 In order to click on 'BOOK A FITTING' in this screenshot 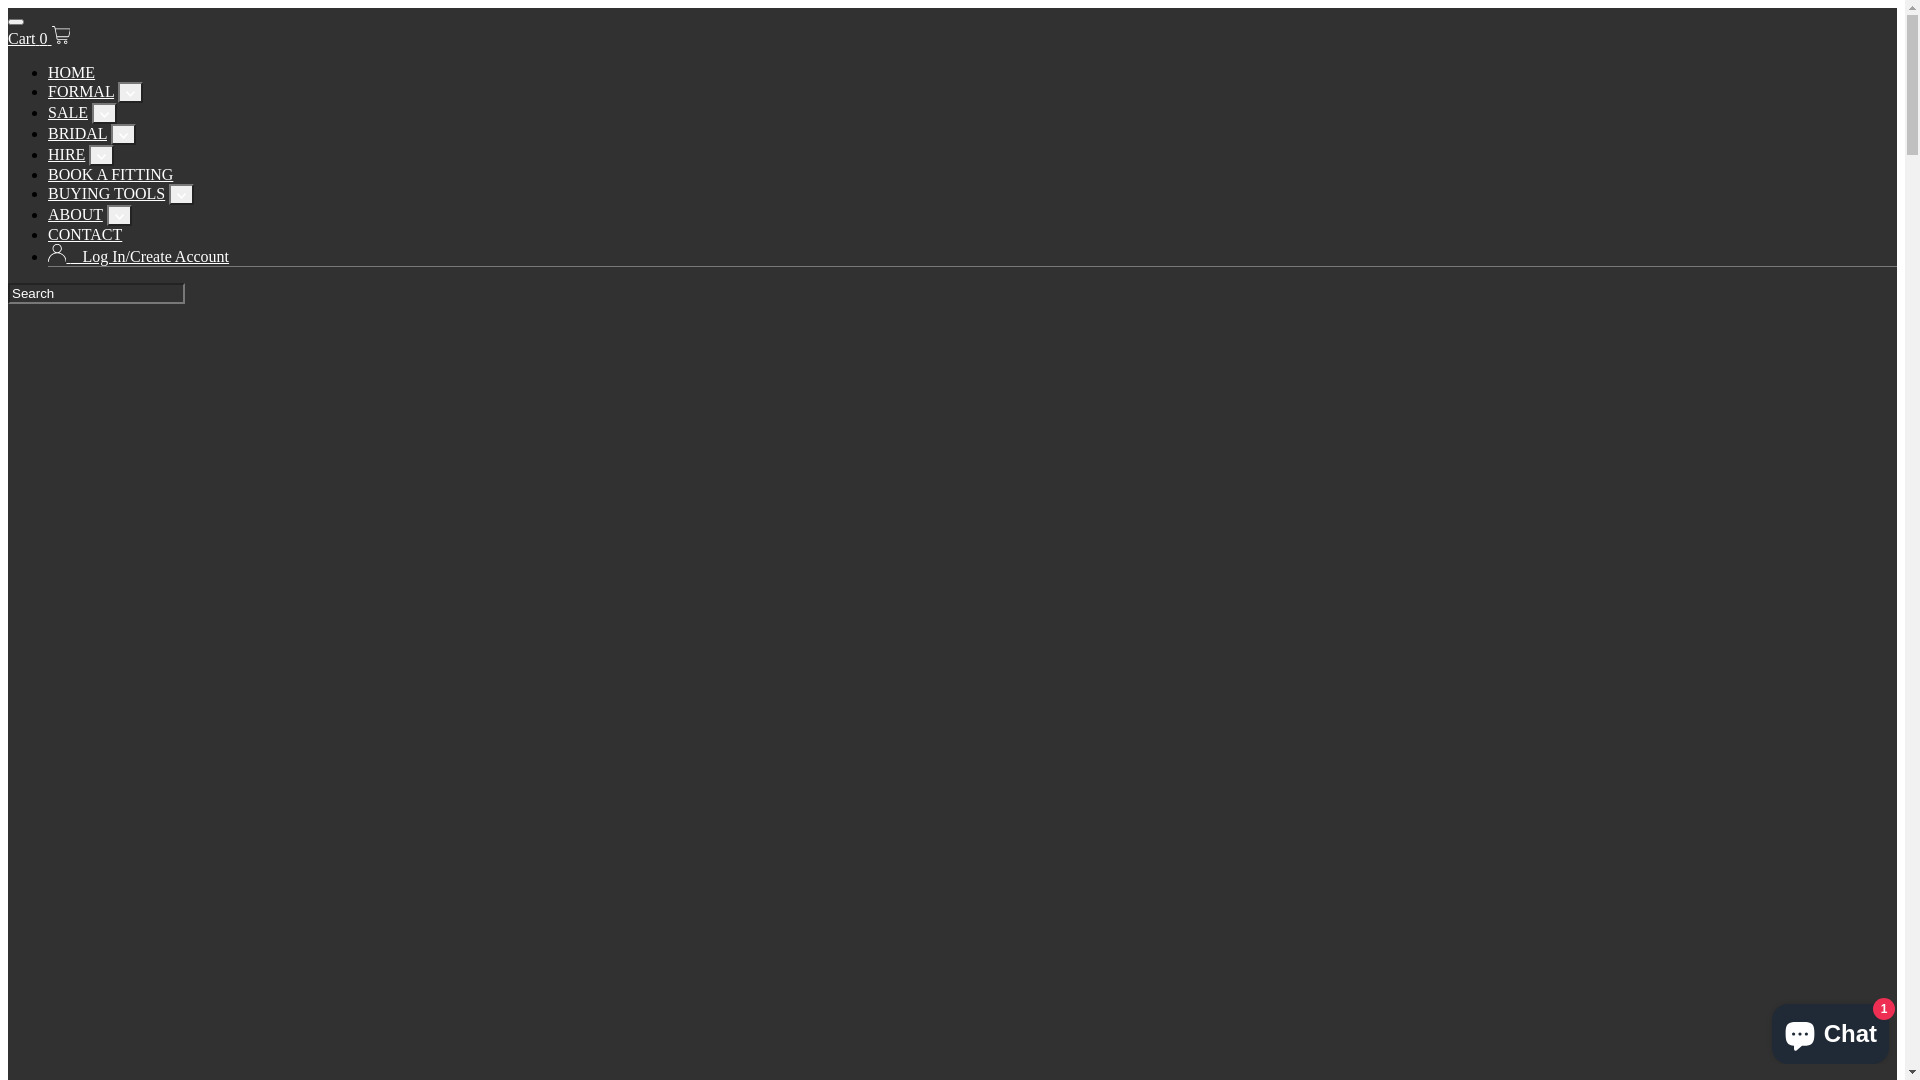, I will do `click(109, 173)`.